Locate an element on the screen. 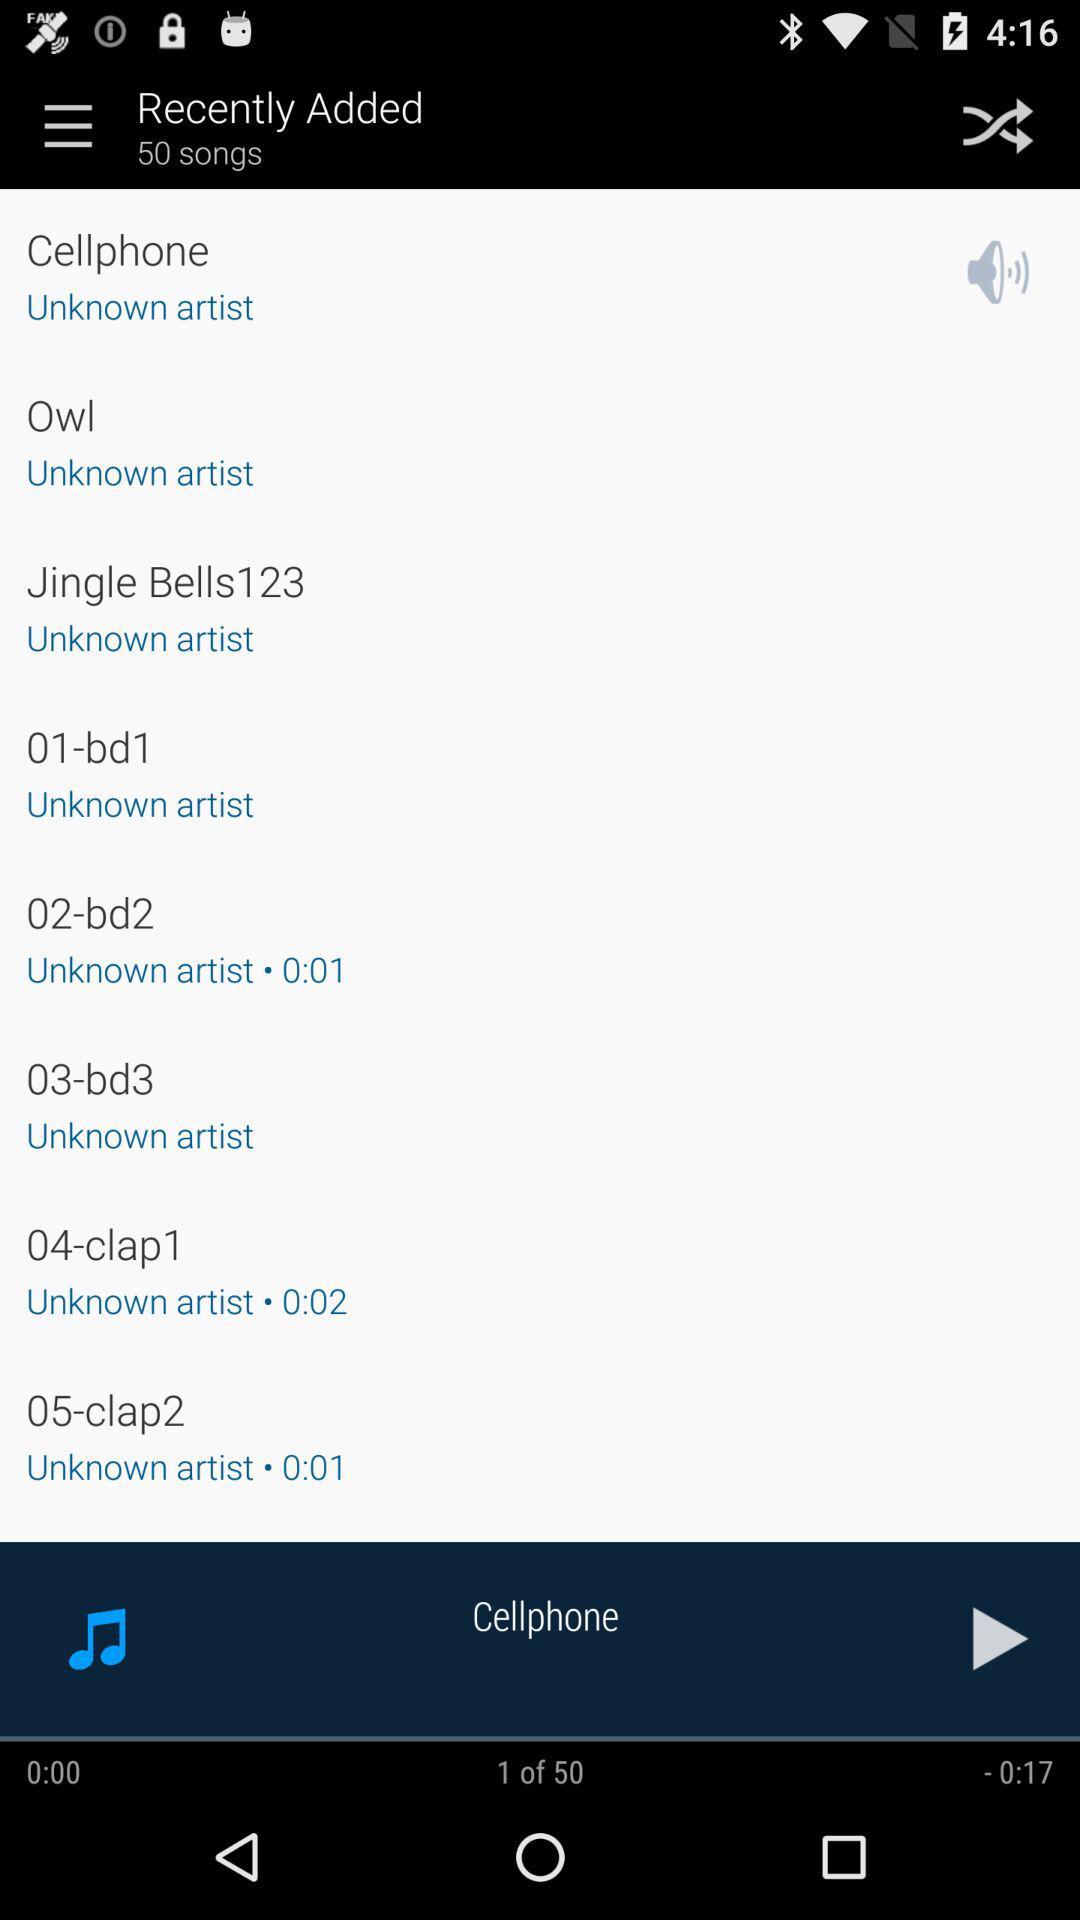 This screenshot has height=1920, width=1080. the icon to the right of unknown artist is located at coordinates (998, 271).